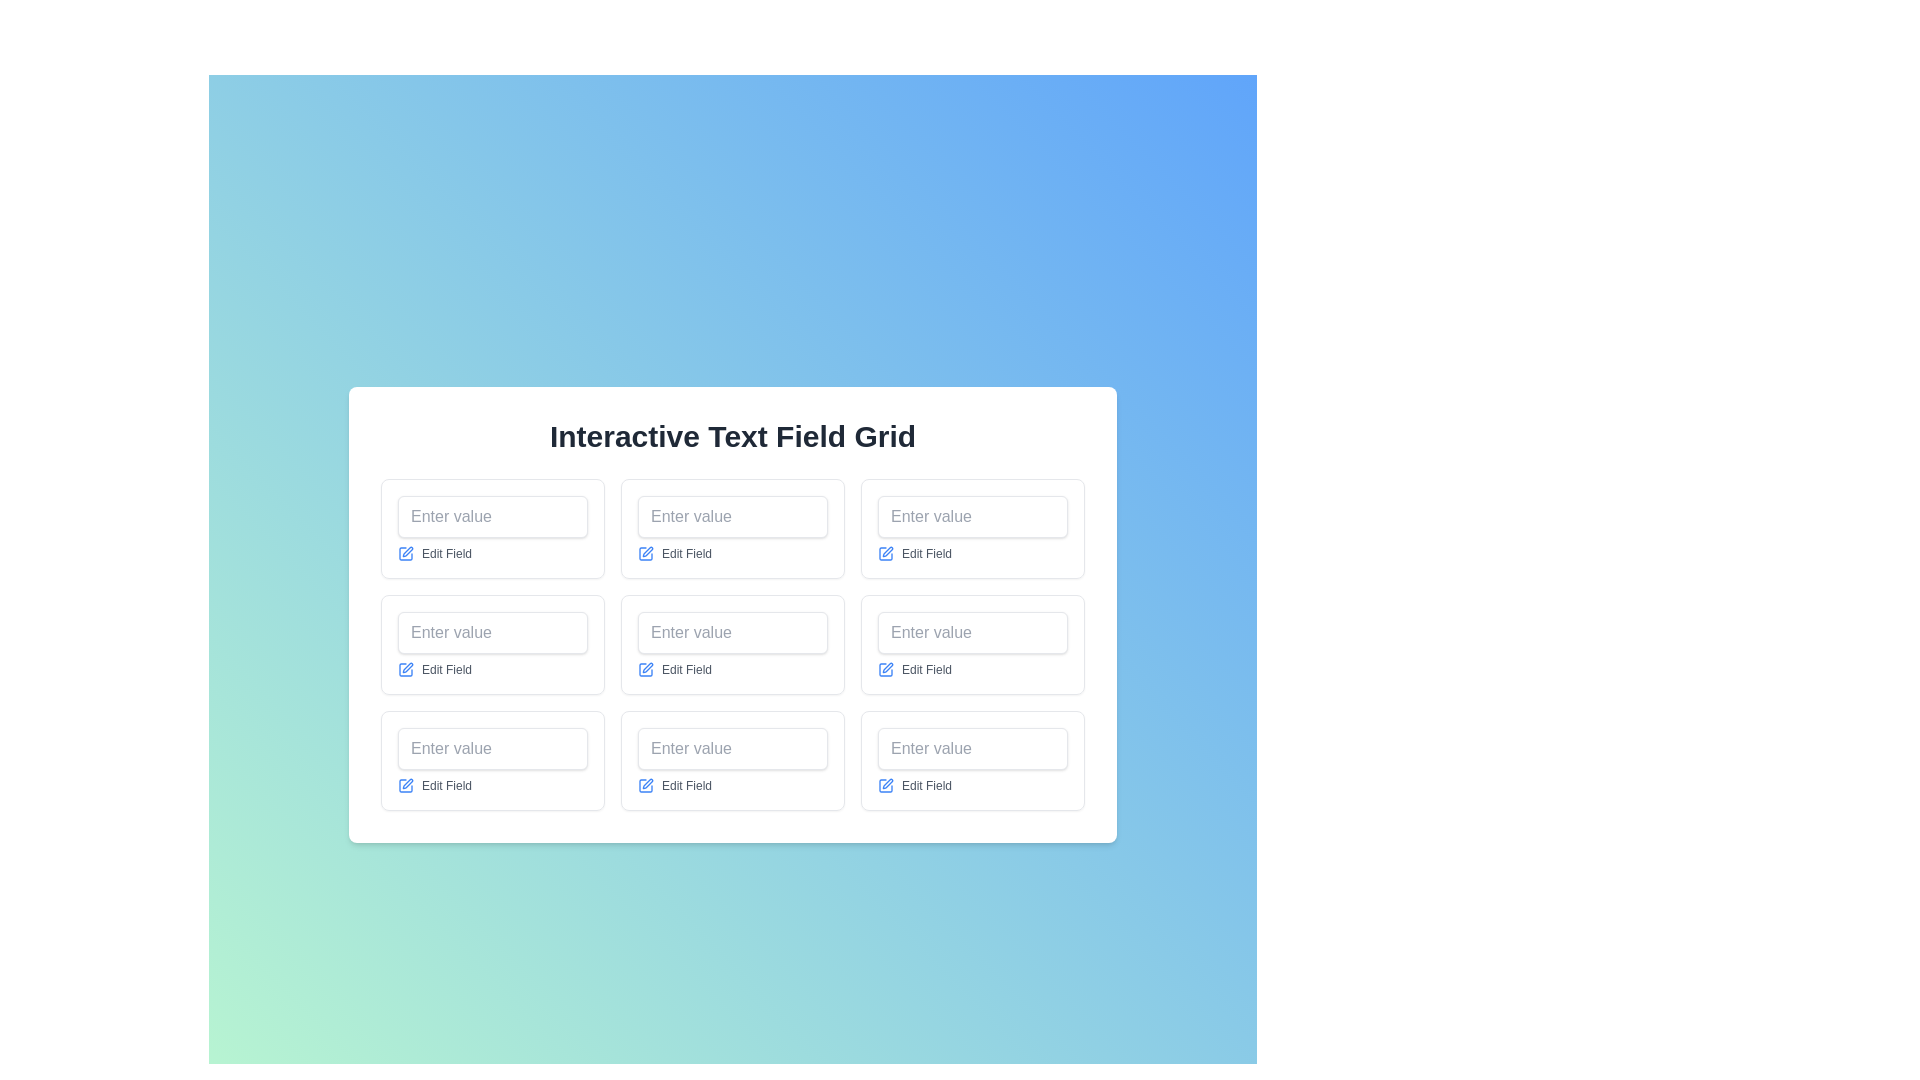 The image size is (1920, 1080). What do you see at coordinates (405, 554) in the screenshot?
I see `the small blue square pen icon with a pencil symbol, located in the top-left group of the grid, to the left of 'Edit Field' and below the 'Enter value' text input box` at bounding box center [405, 554].